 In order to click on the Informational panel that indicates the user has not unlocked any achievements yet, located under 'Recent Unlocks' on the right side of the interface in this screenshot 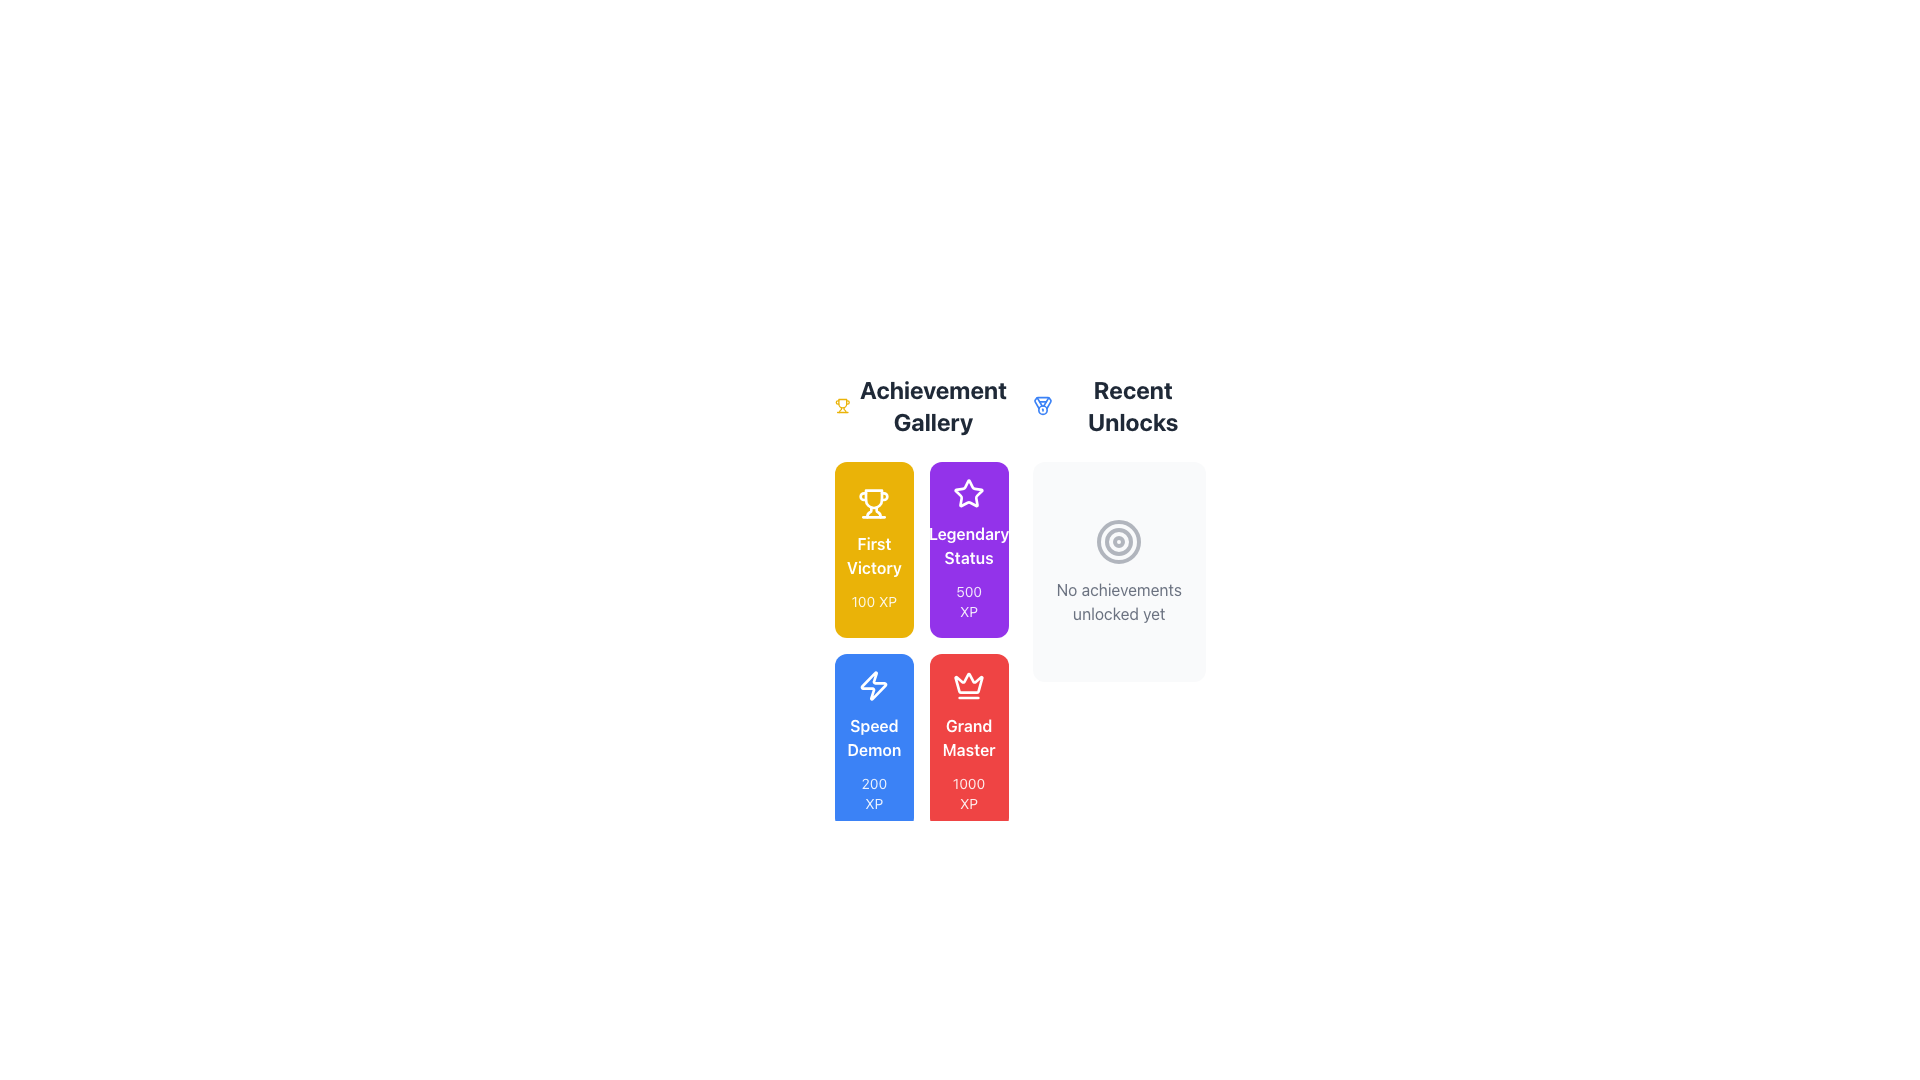, I will do `click(1118, 571)`.